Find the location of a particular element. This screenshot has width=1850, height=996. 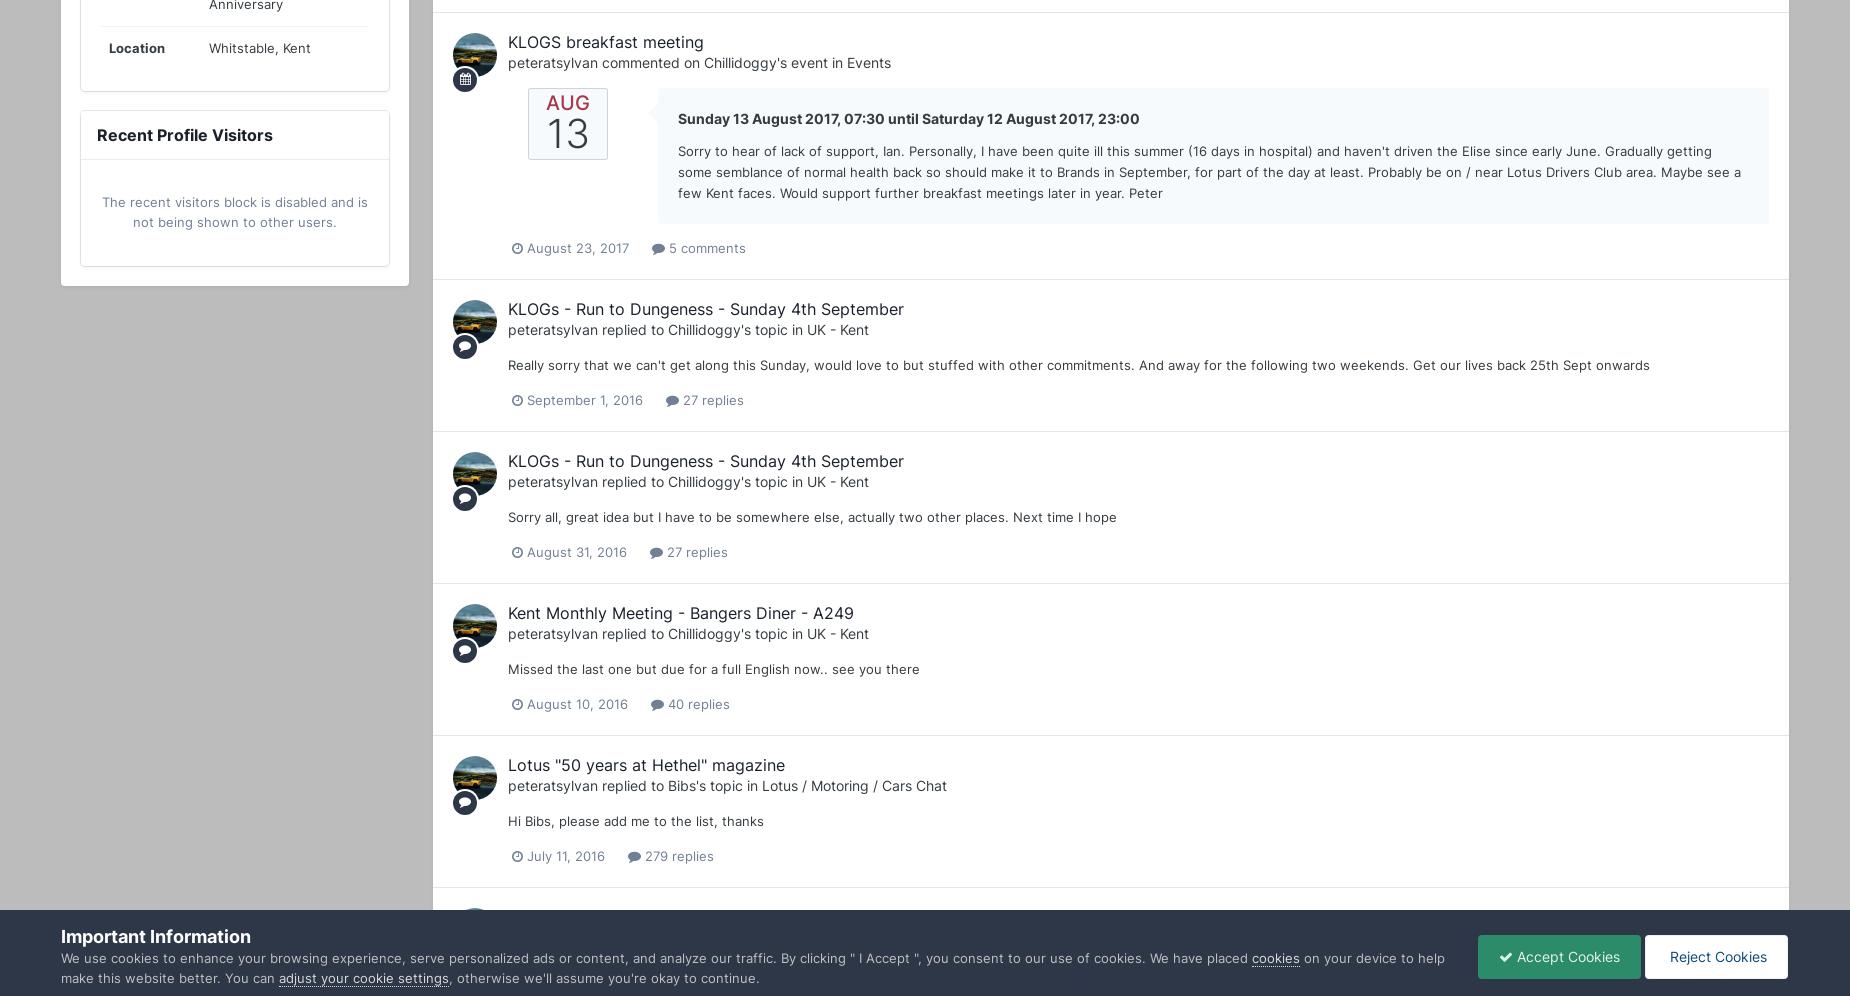

'commented on' is located at coordinates (651, 61).